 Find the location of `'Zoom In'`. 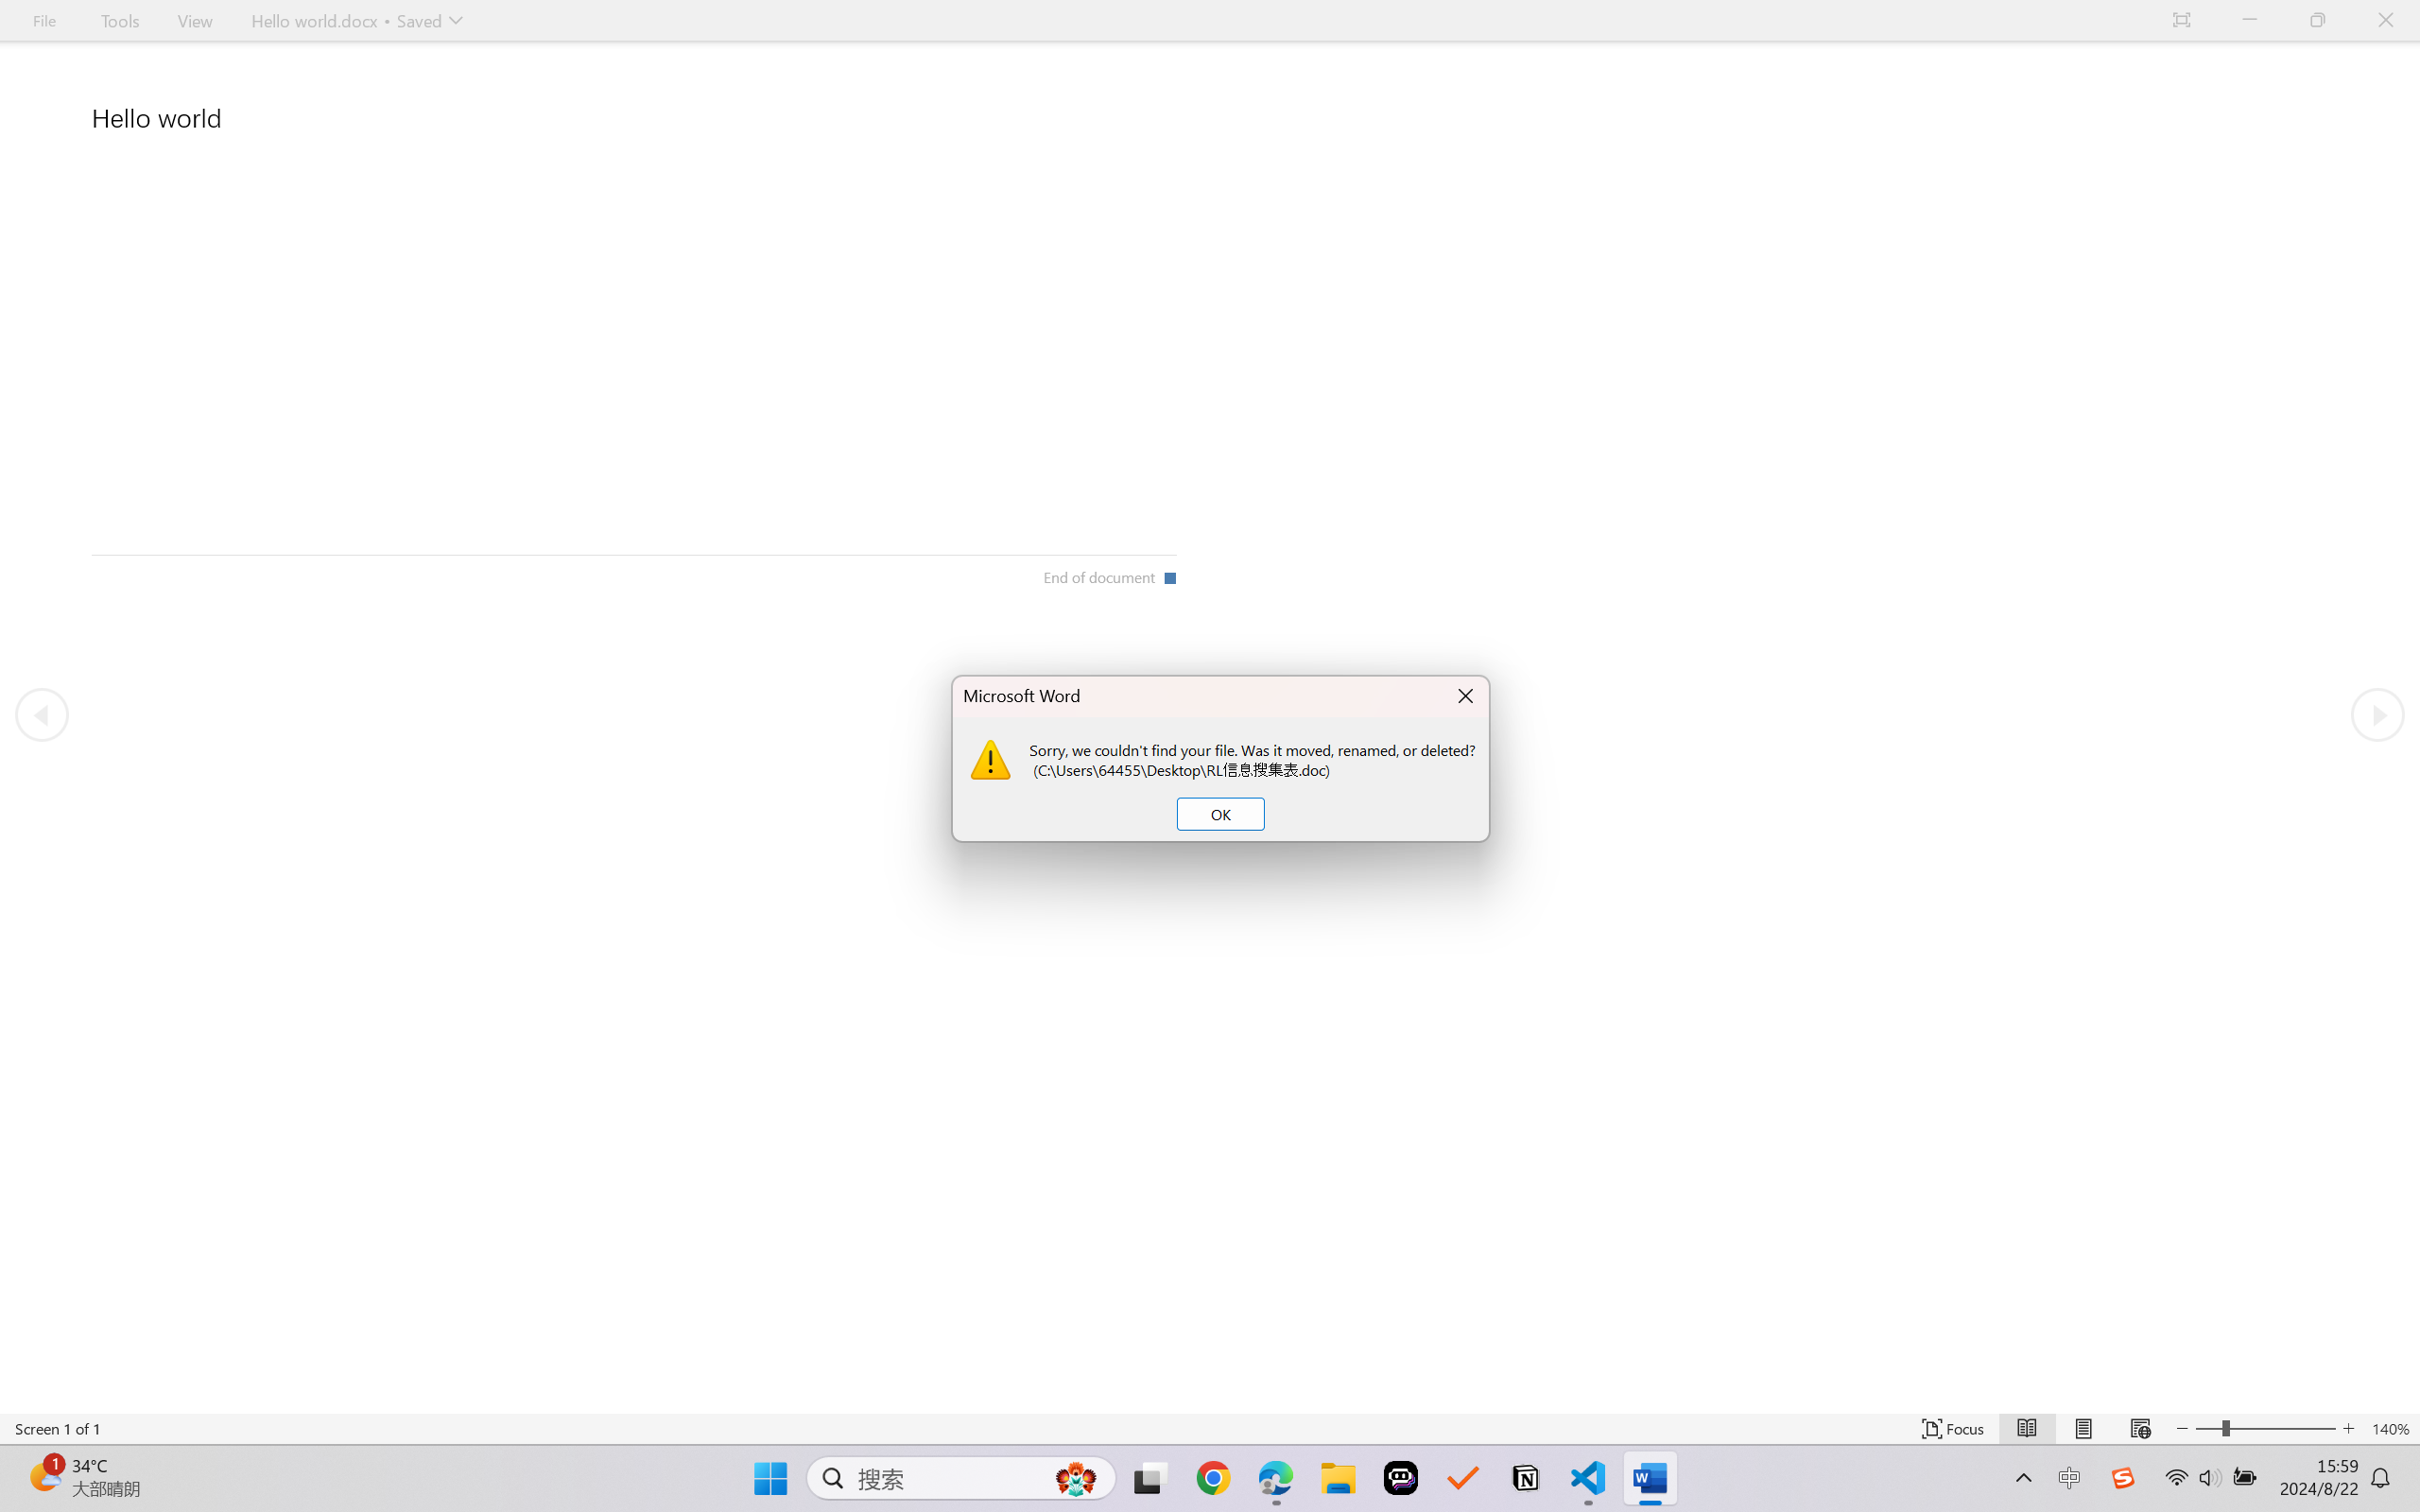

'Zoom In' is located at coordinates (2282, 1428).